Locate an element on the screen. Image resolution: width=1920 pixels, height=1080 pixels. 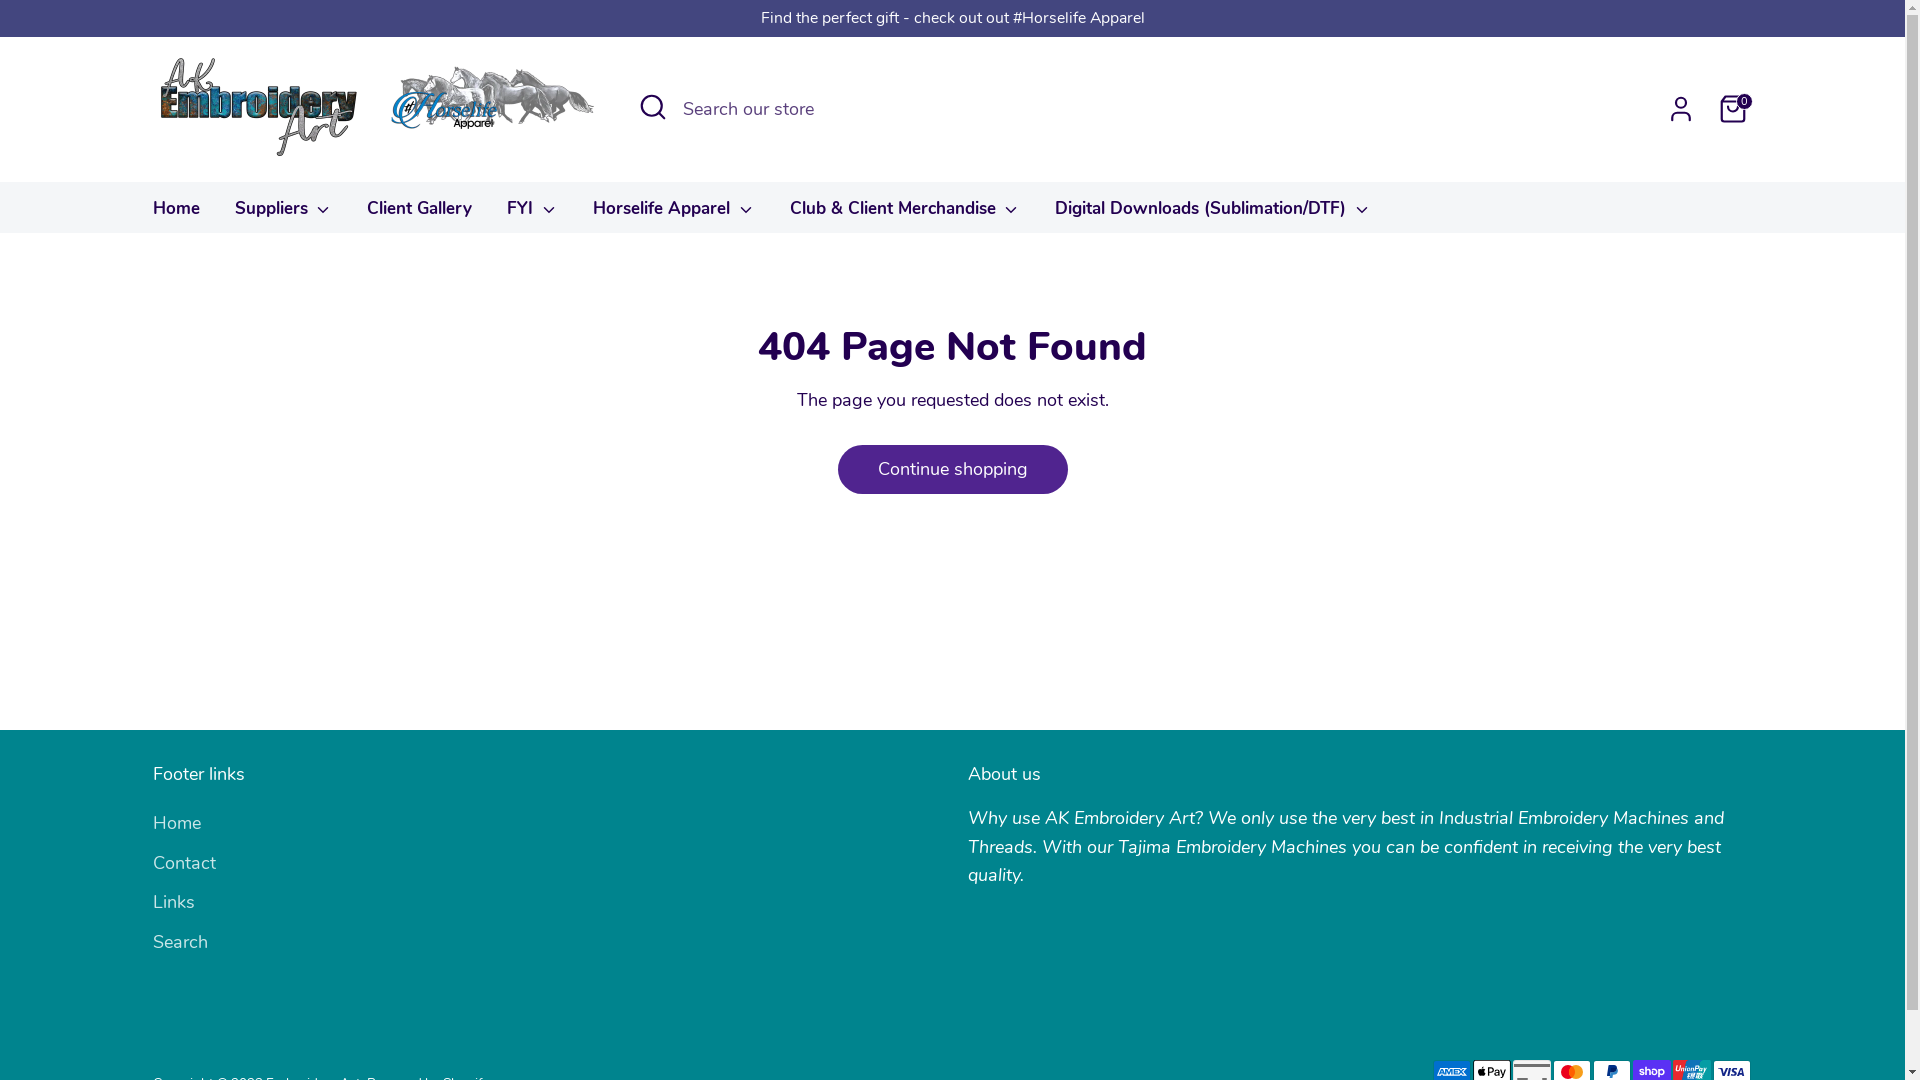
'Club & Client Merchandise' is located at coordinates (773, 215).